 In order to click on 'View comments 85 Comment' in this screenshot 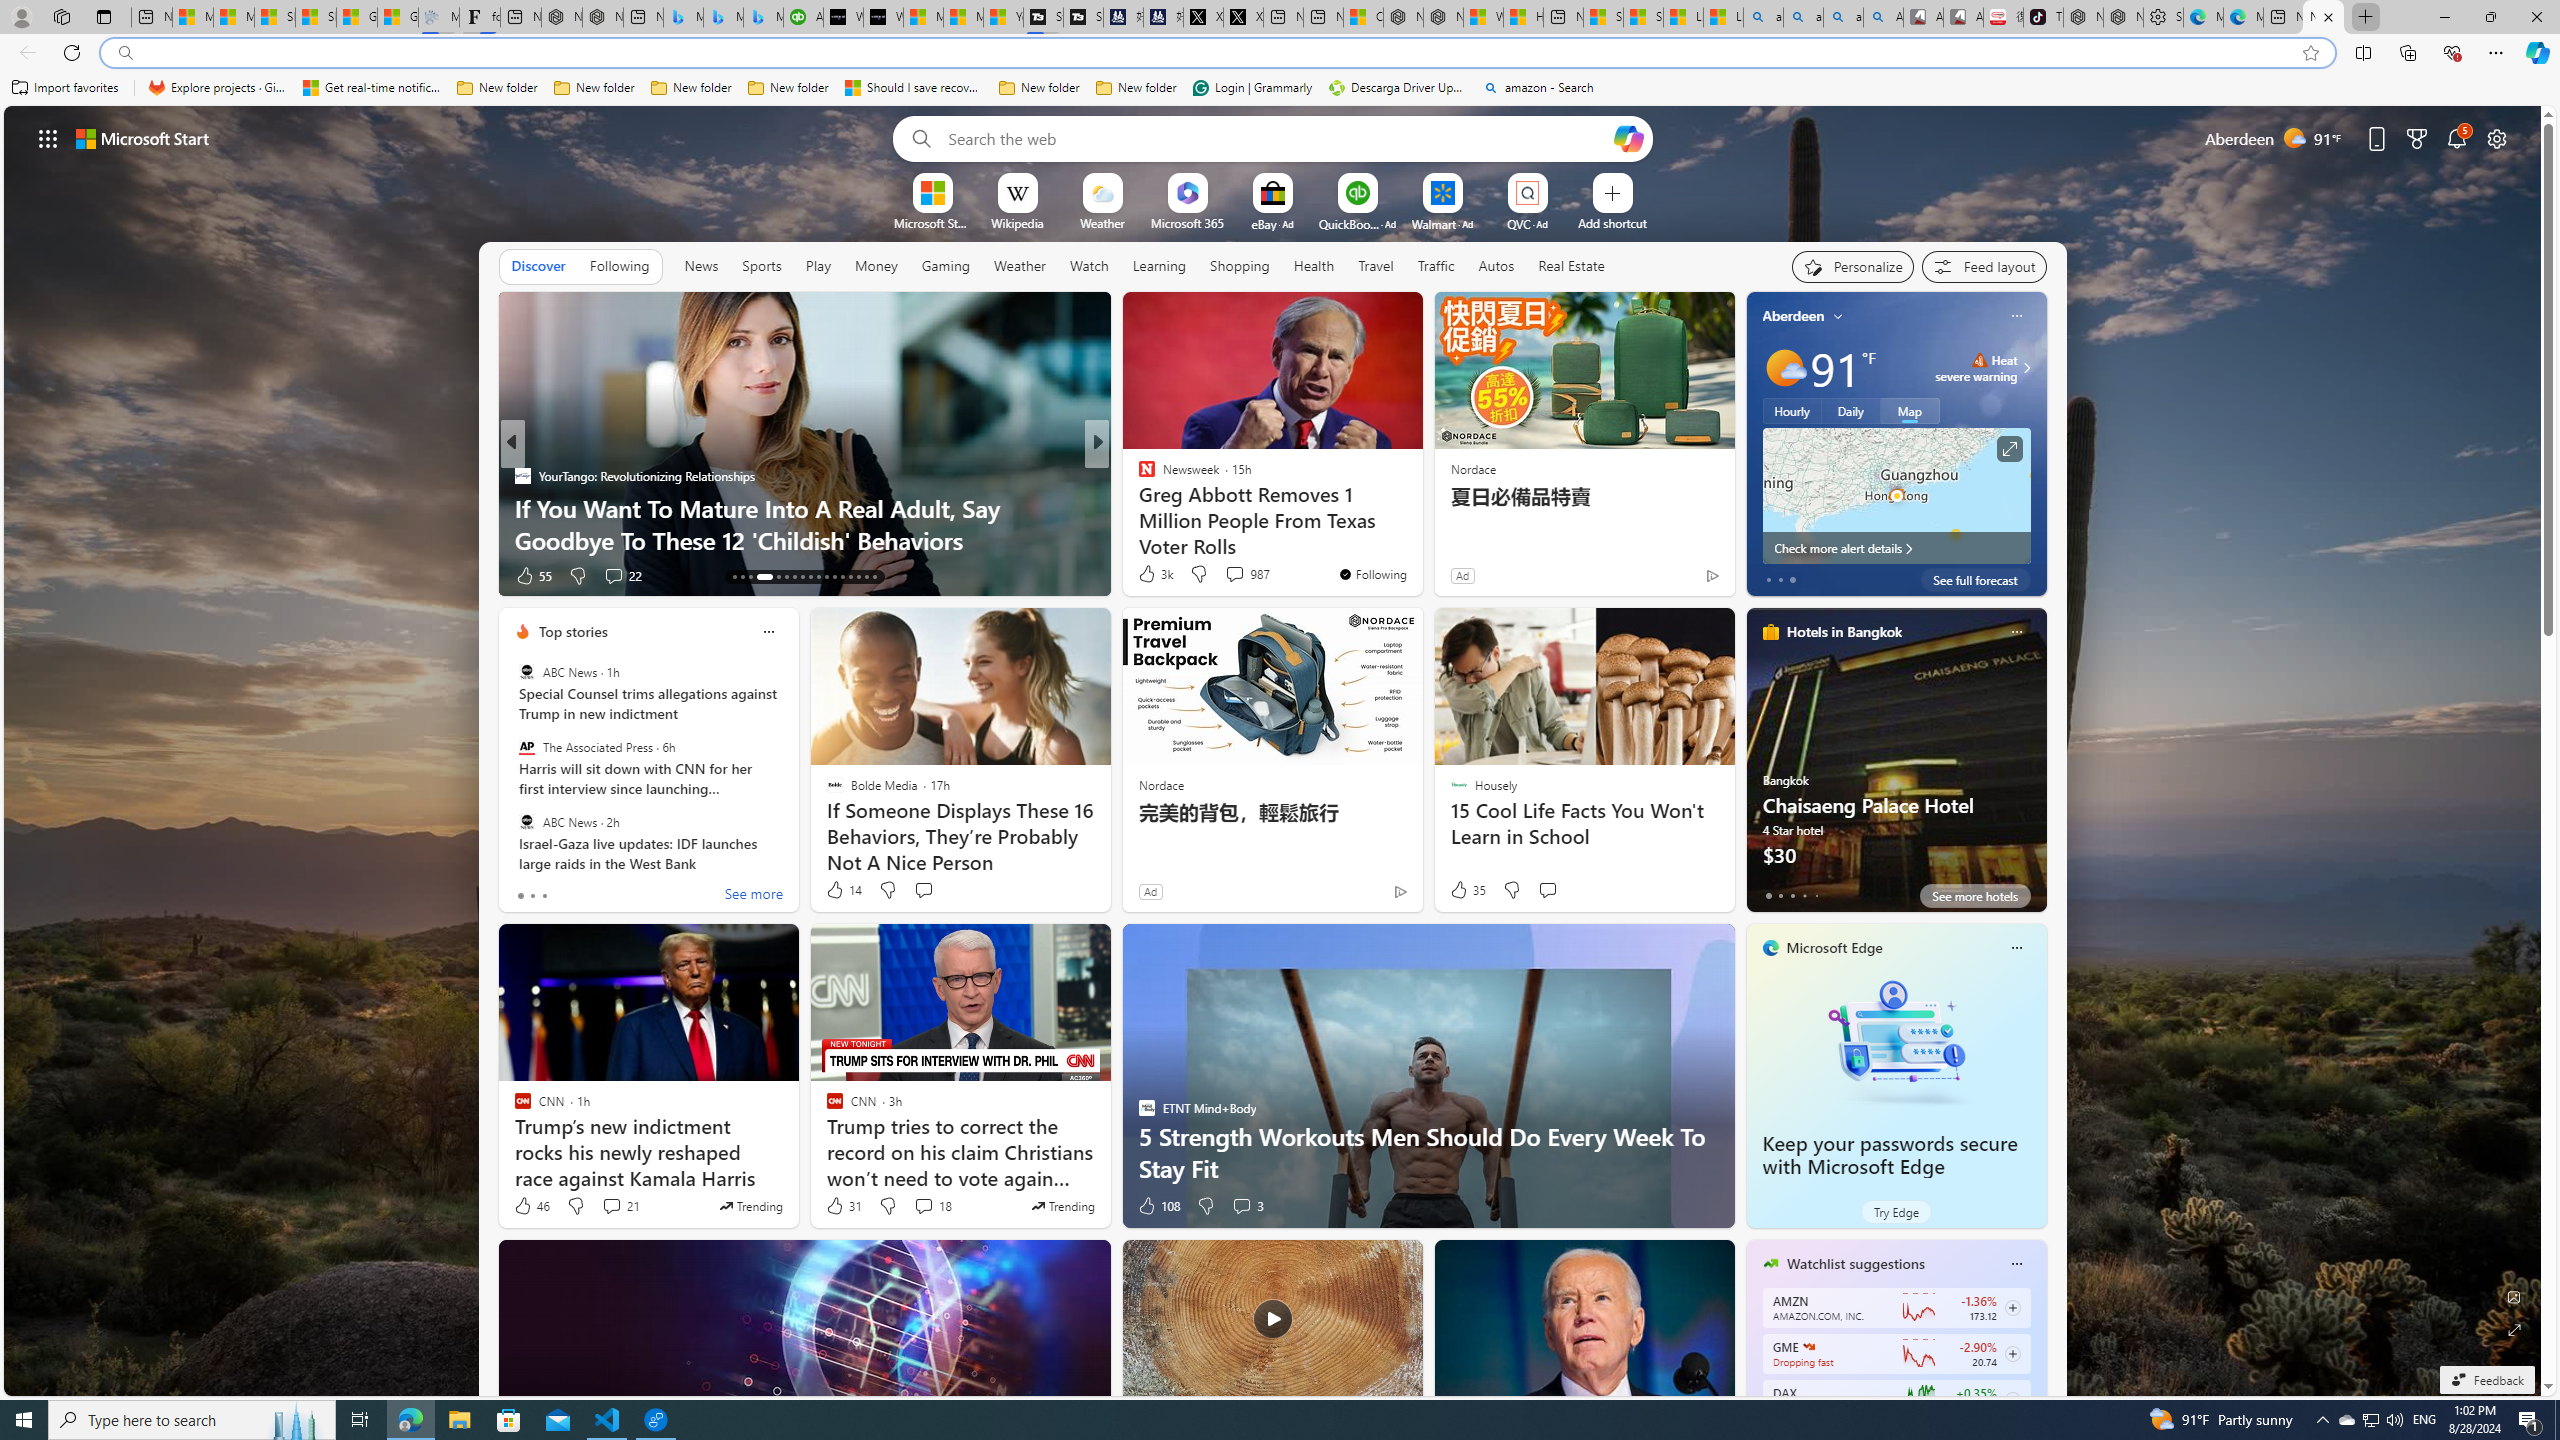, I will do `click(1239, 575)`.